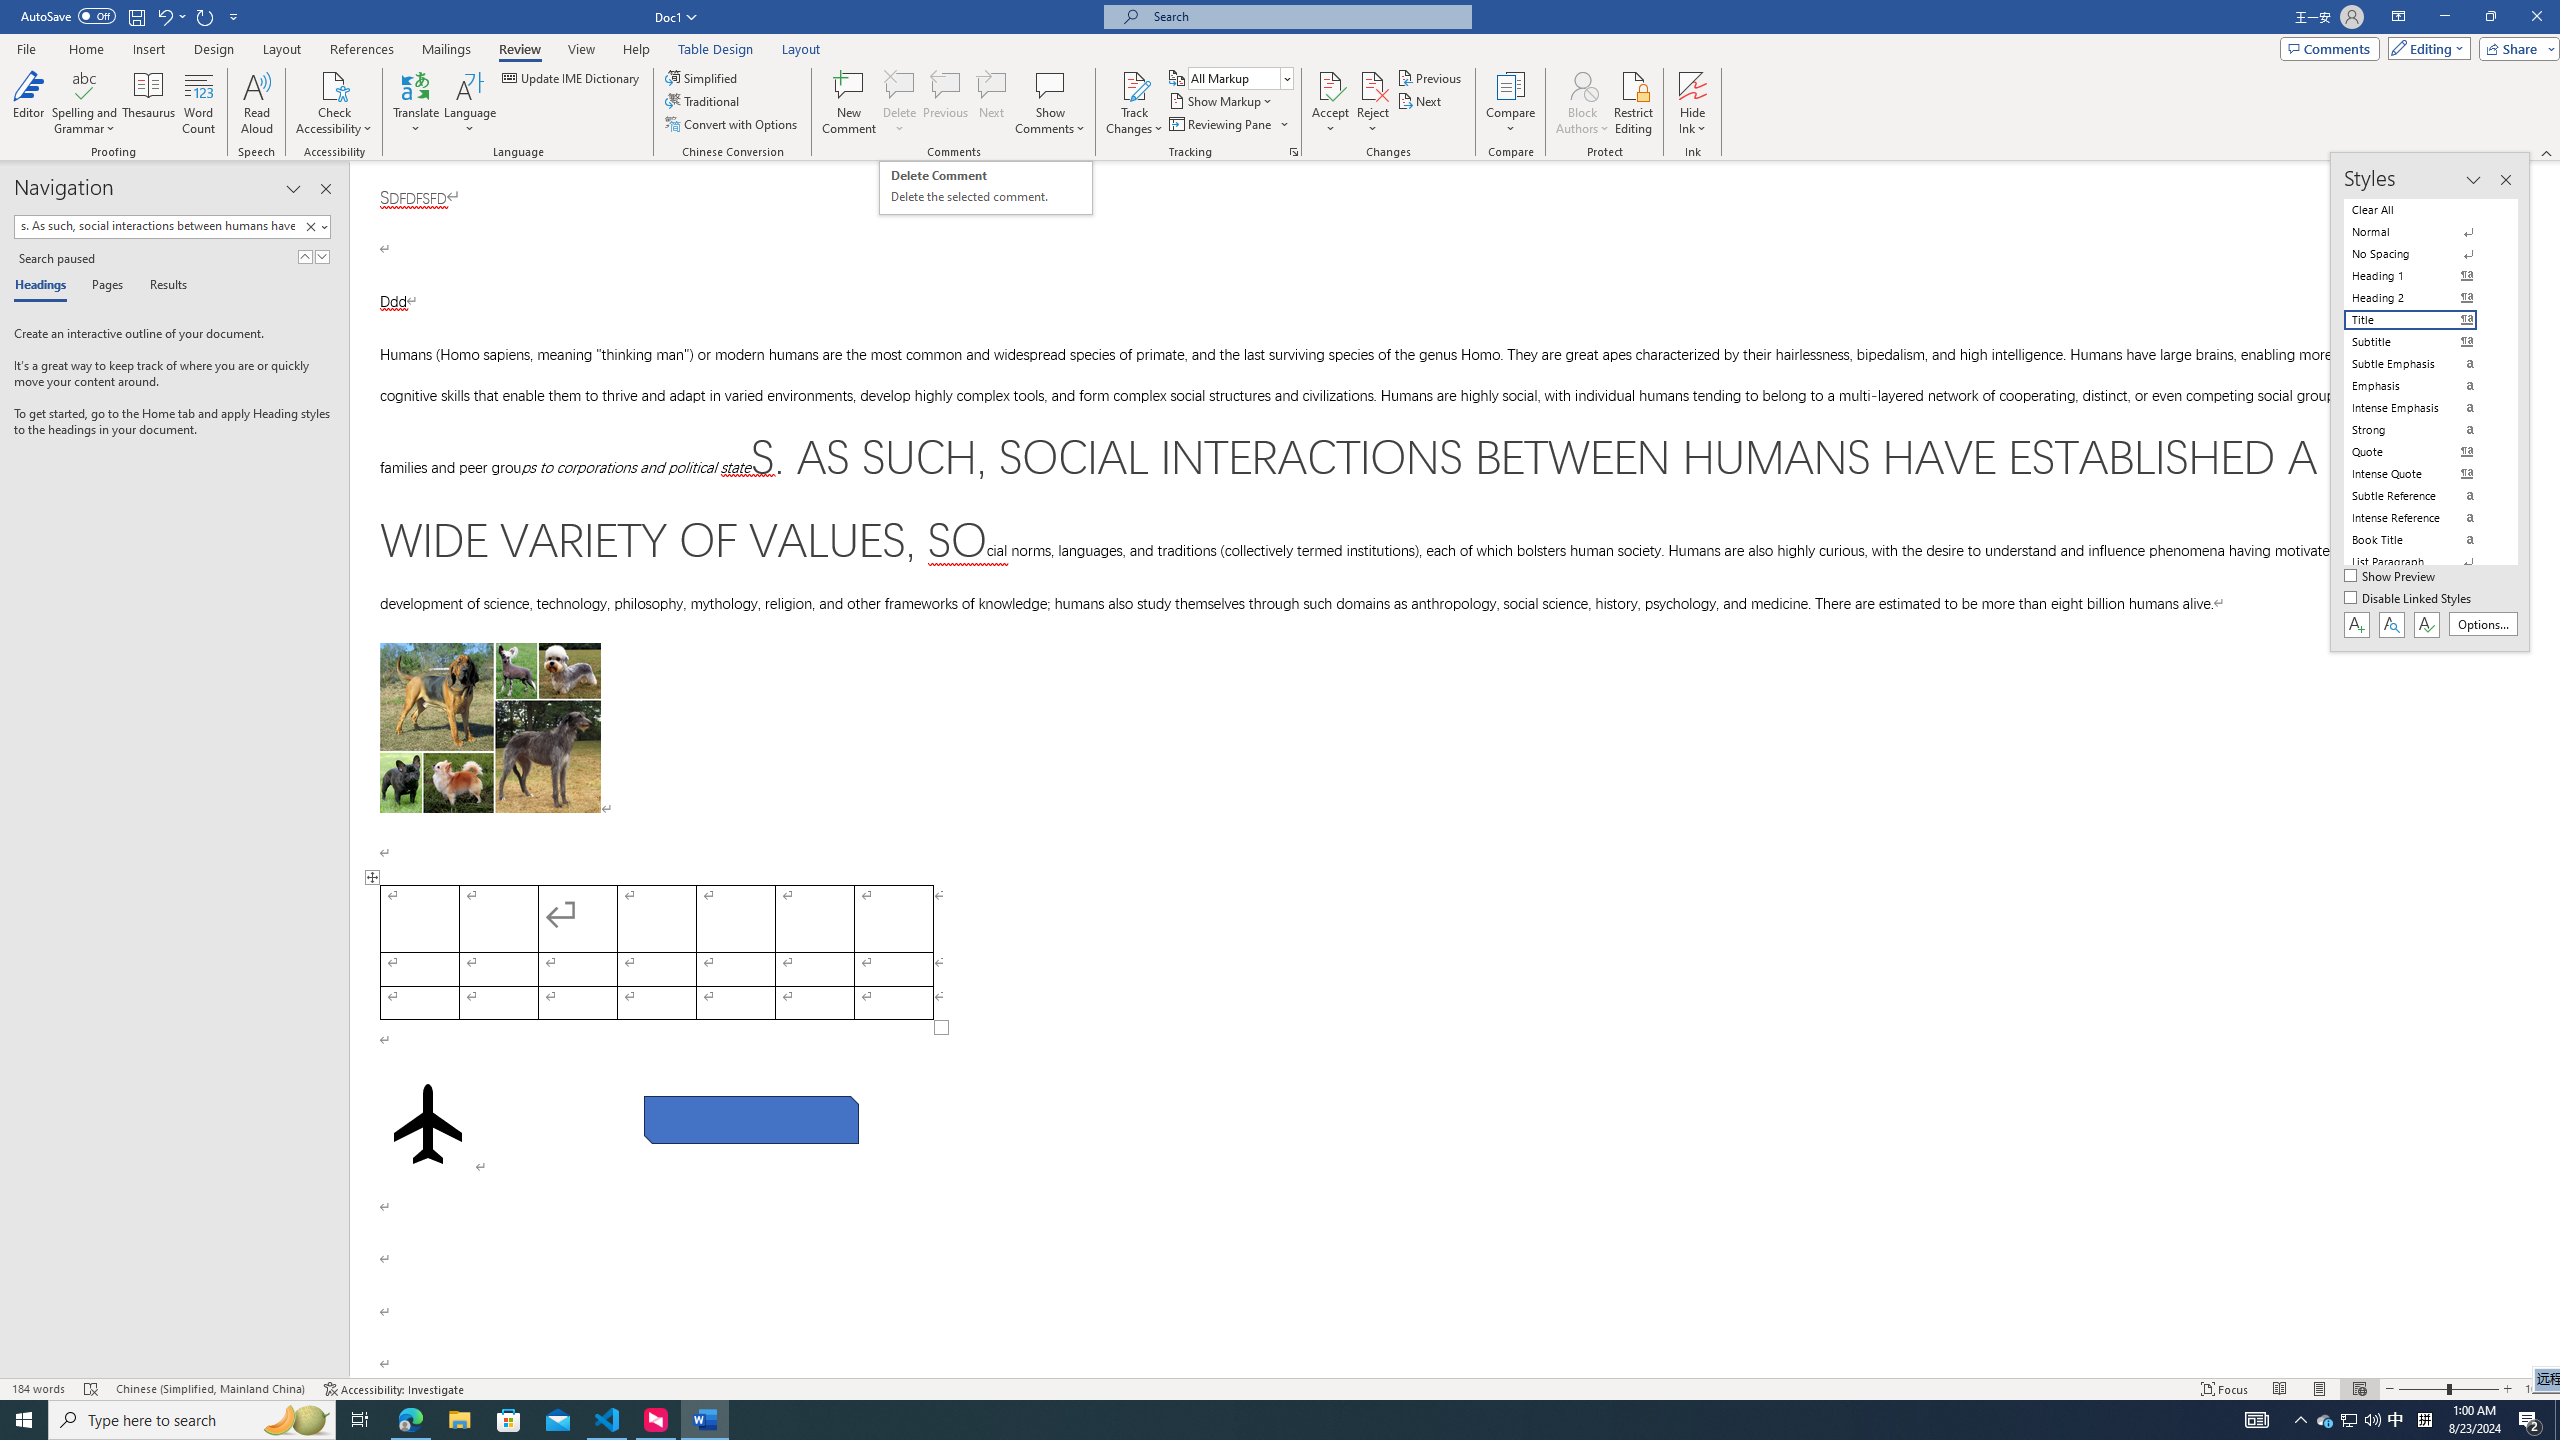 This screenshot has height=1440, width=2560. I want to click on 'Convert with Options...', so click(733, 122).